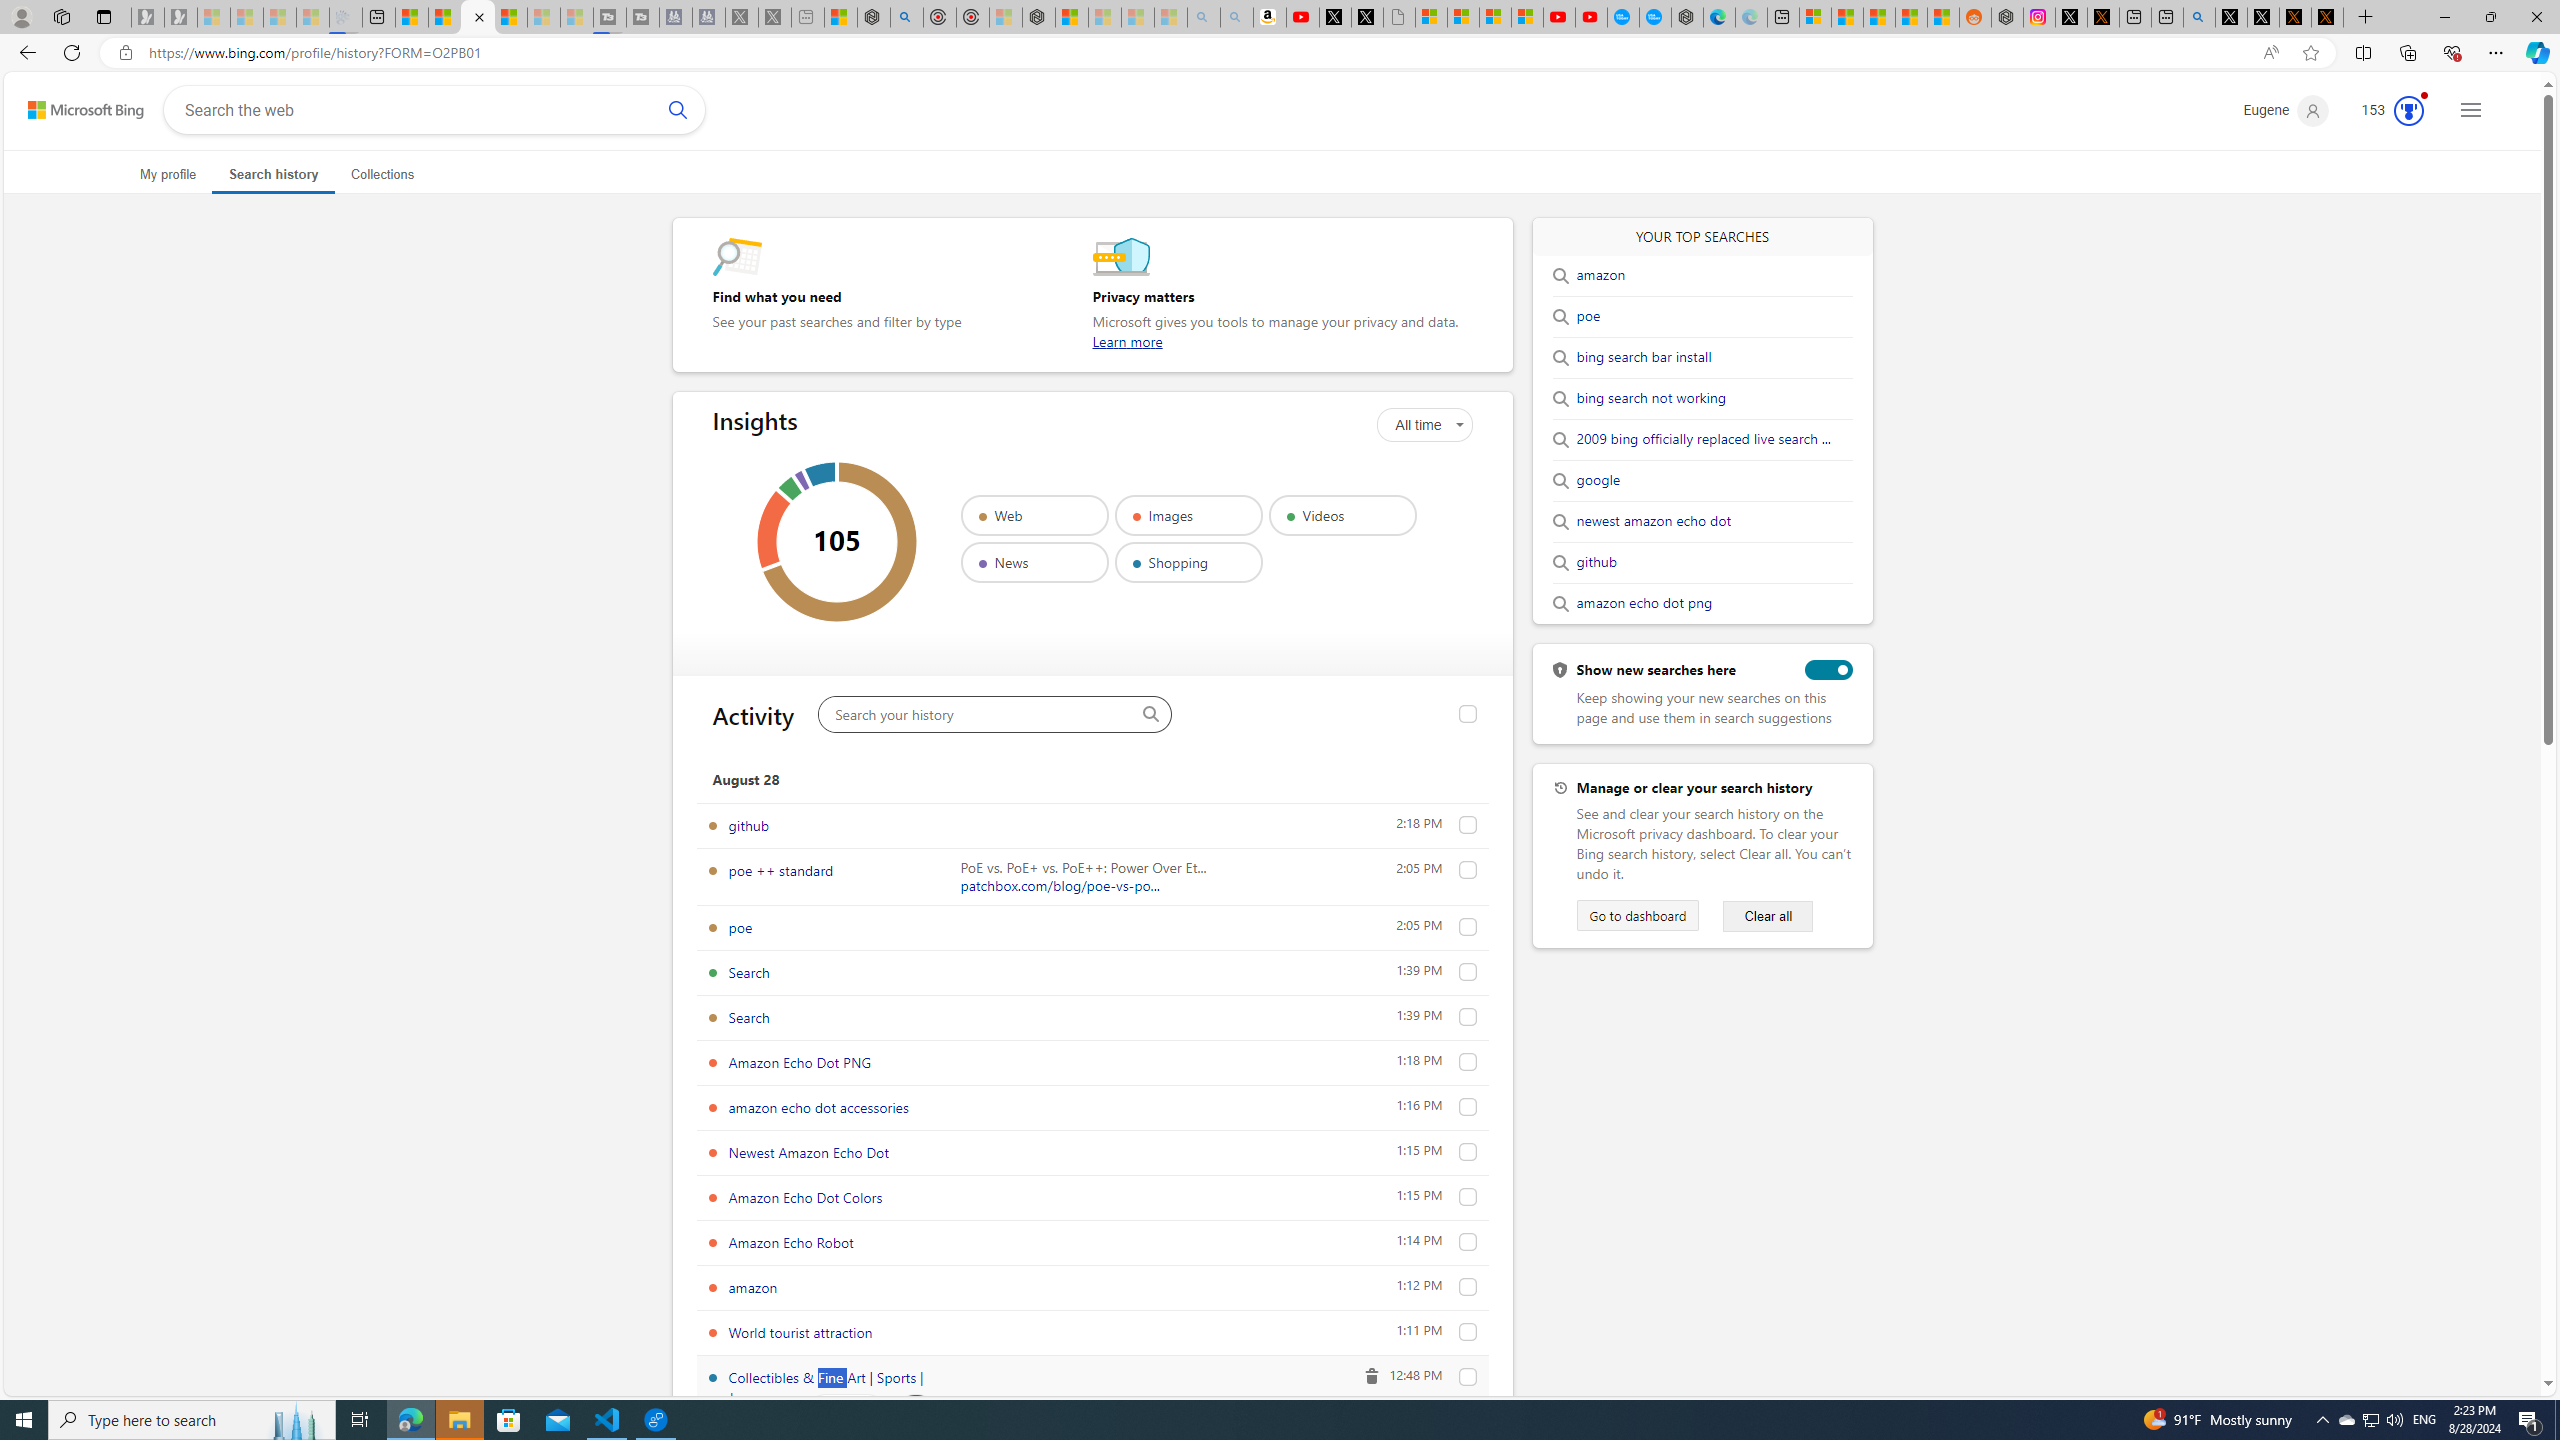 The height and width of the screenshot is (1440, 2560). I want to click on 'Read aloud this page (Ctrl+Shift+U)', so click(2270, 53).